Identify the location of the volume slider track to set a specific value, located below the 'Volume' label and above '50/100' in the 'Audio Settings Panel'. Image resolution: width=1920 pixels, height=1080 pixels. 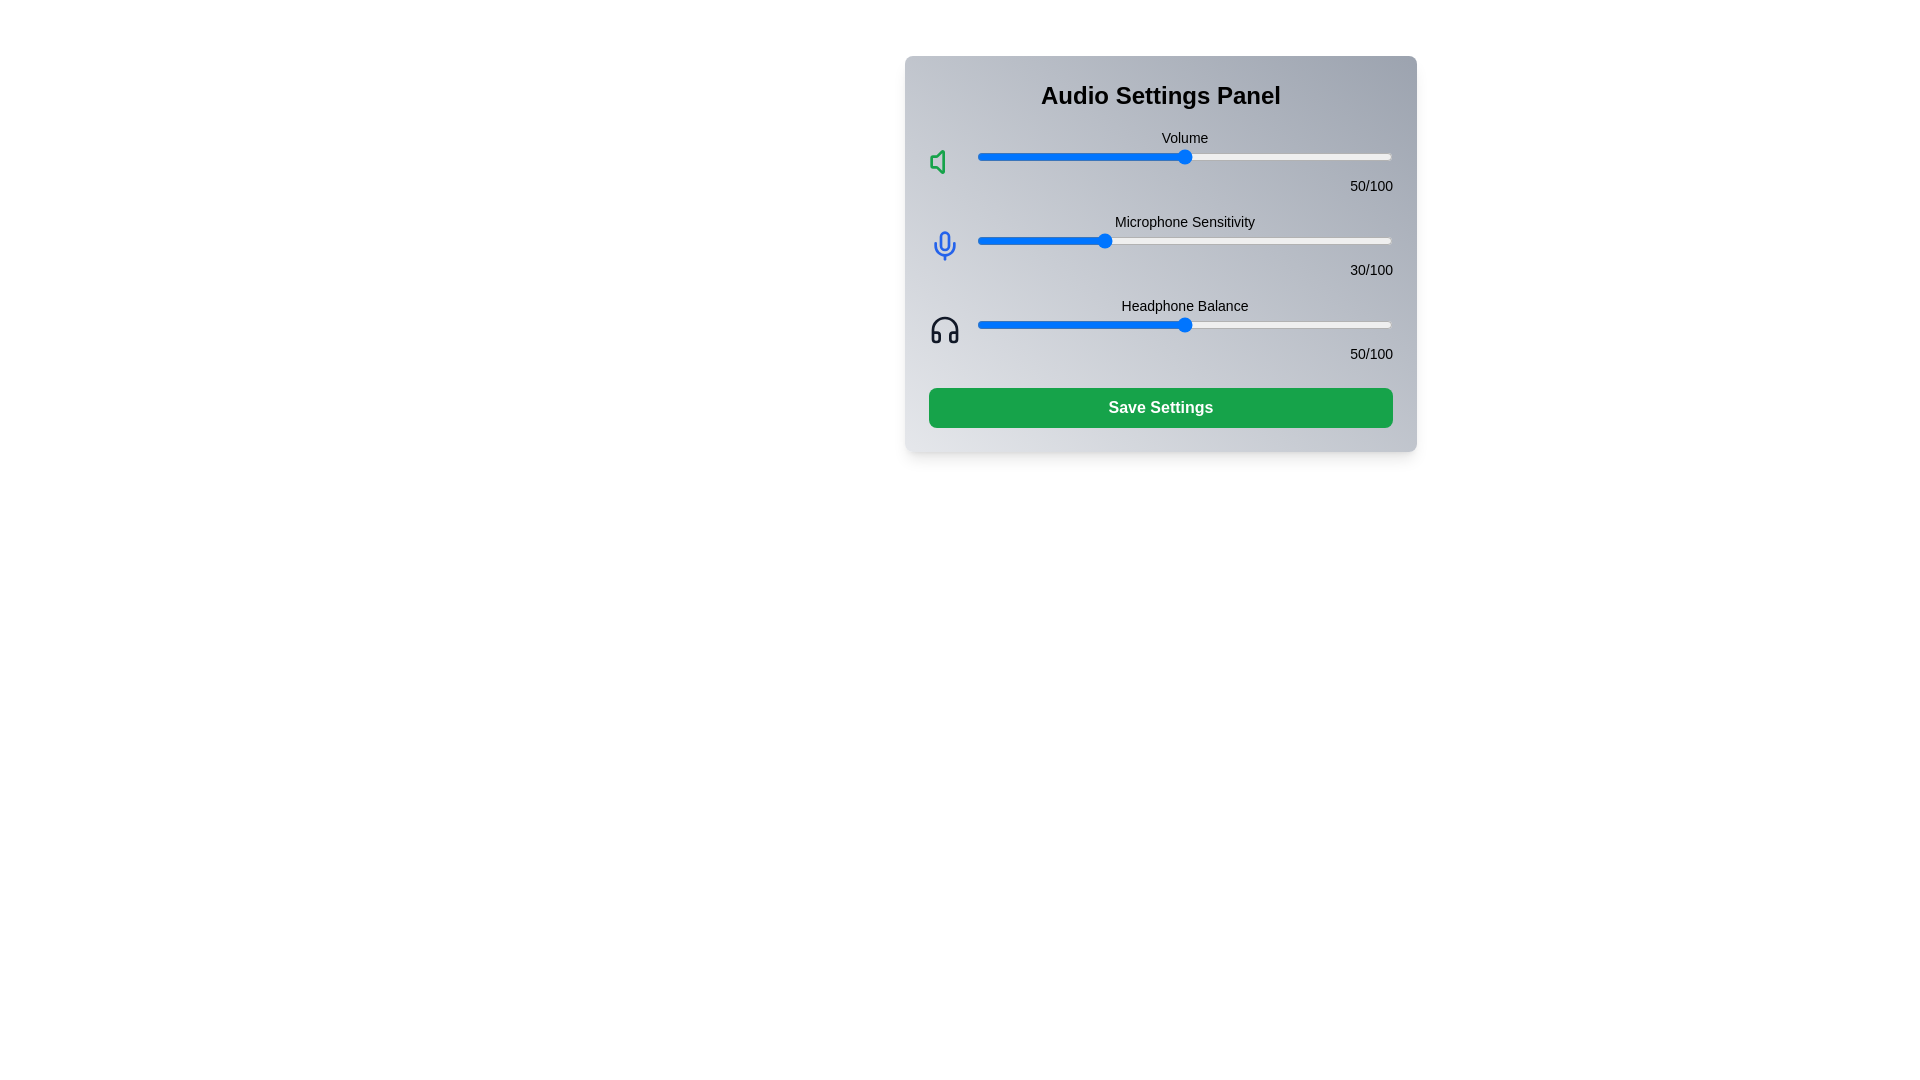
(1185, 156).